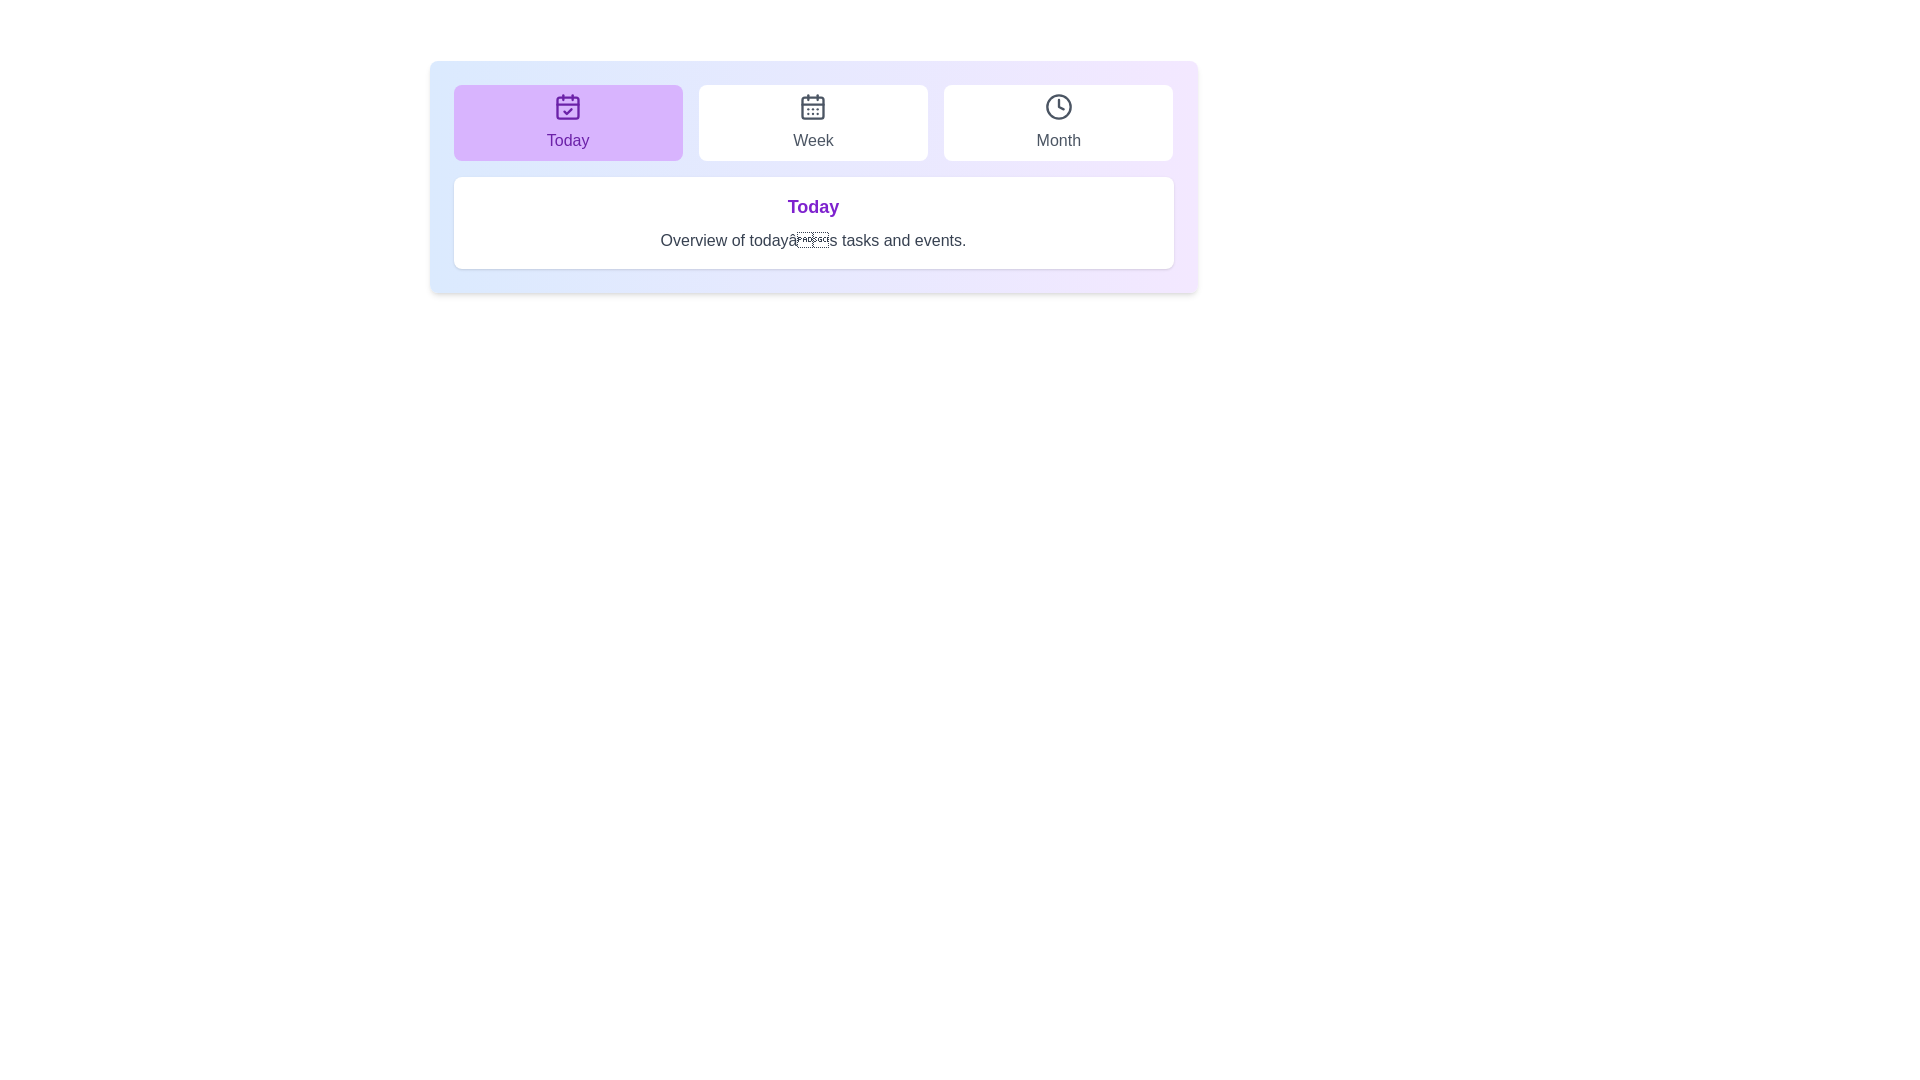 This screenshot has height=1080, width=1920. Describe the element at coordinates (566, 123) in the screenshot. I see `the Today tab to view its hover effect` at that location.